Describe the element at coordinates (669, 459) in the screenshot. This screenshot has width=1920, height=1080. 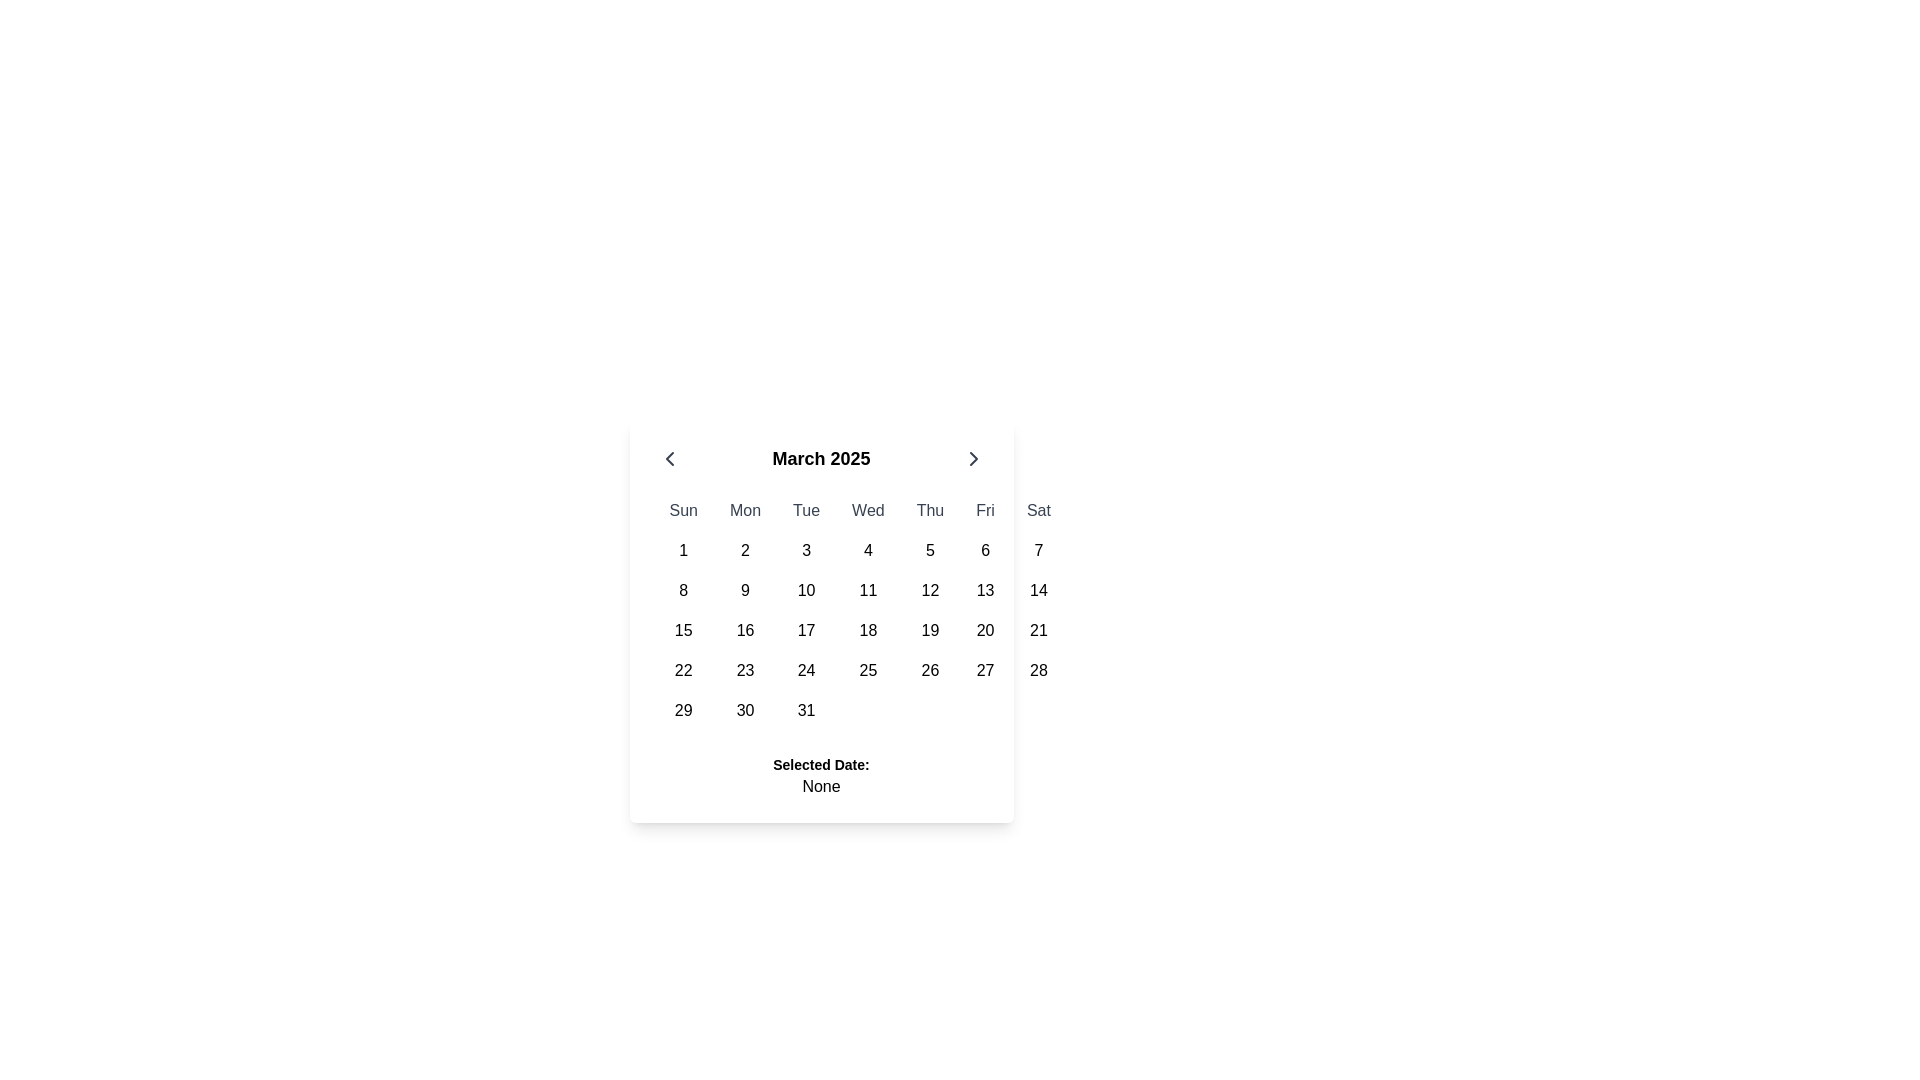
I see `the embedded left-pointing arrow icon within the chevron icon located at the top-left corner of the calendar header` at that location.